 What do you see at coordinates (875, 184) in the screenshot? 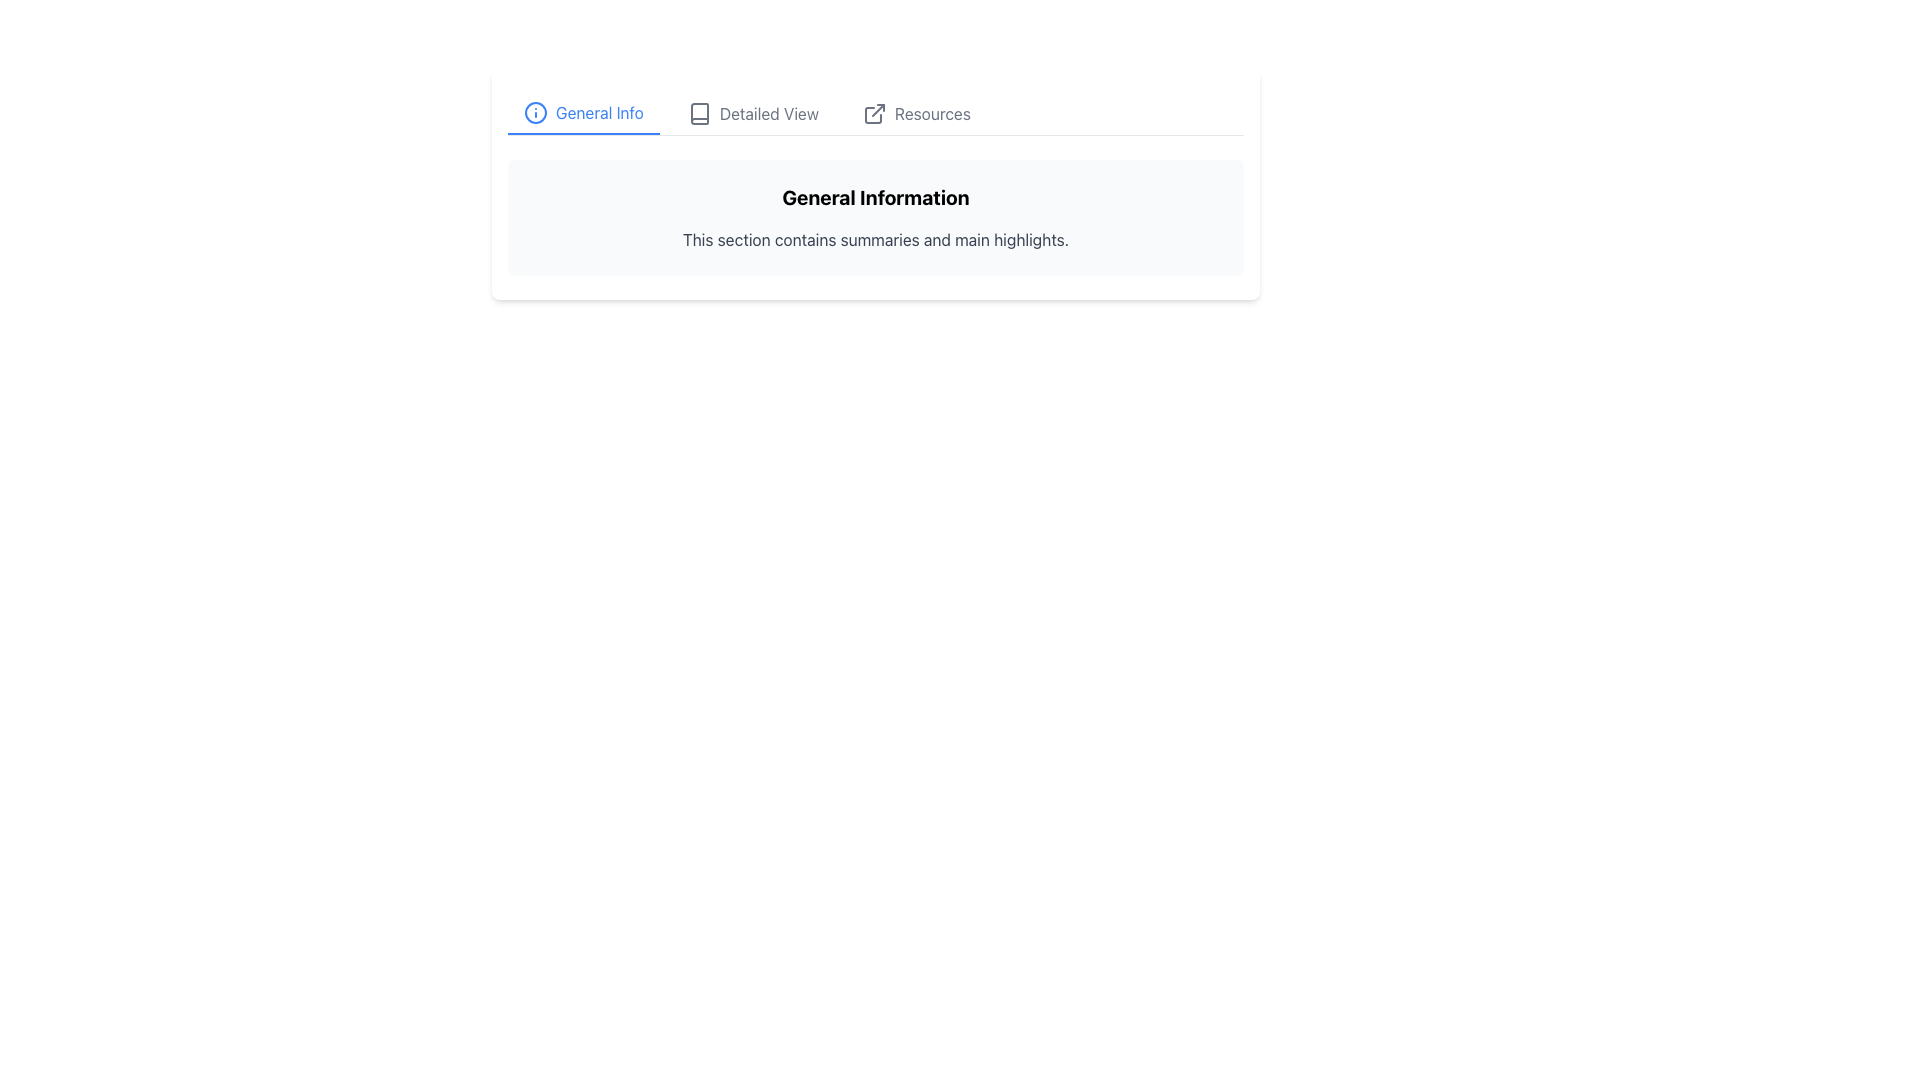
I see `text in the Informational Section titled 'General Information', which contains summaries and main highlights` at bounding box center [875, 184].